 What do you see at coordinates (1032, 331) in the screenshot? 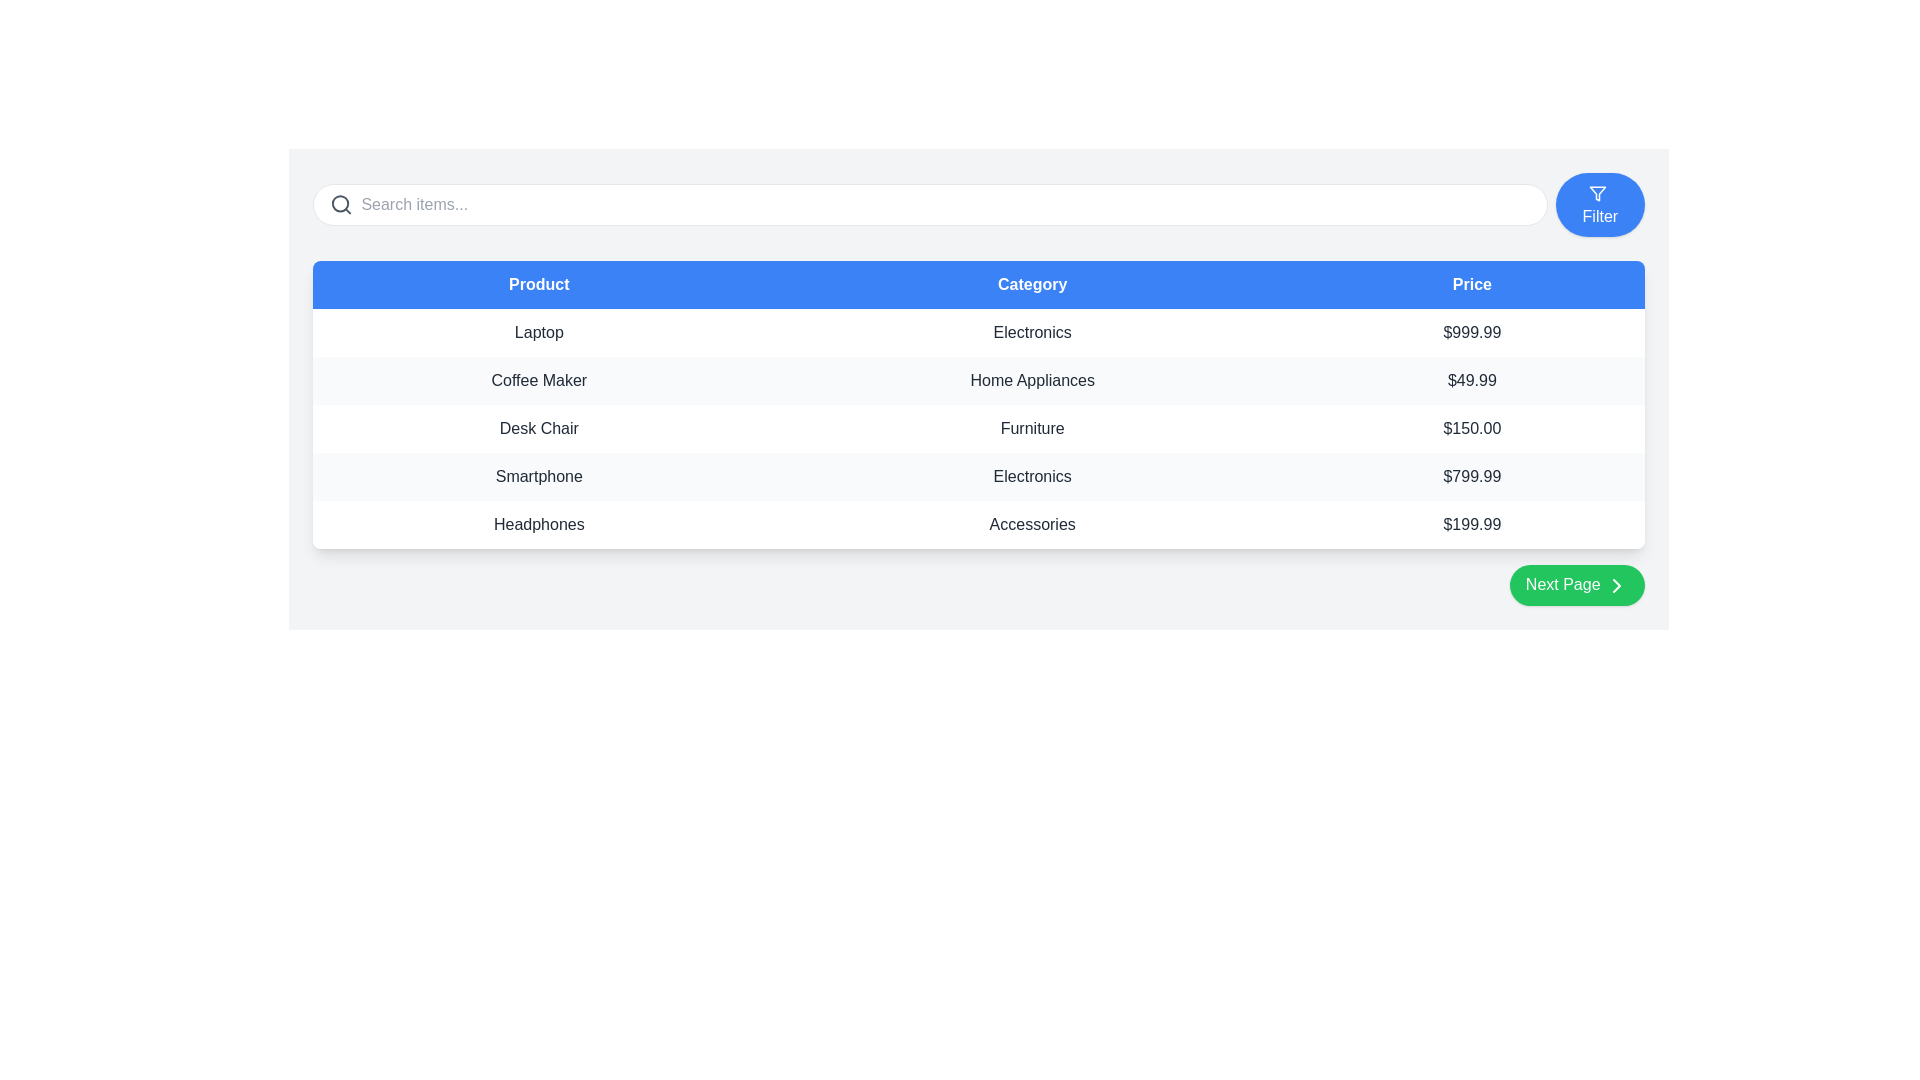
I see `text of the 'Electronics' category label in the table that indicates the item 'Laptop' belongs to this category` at bounding box center [1032, 331].